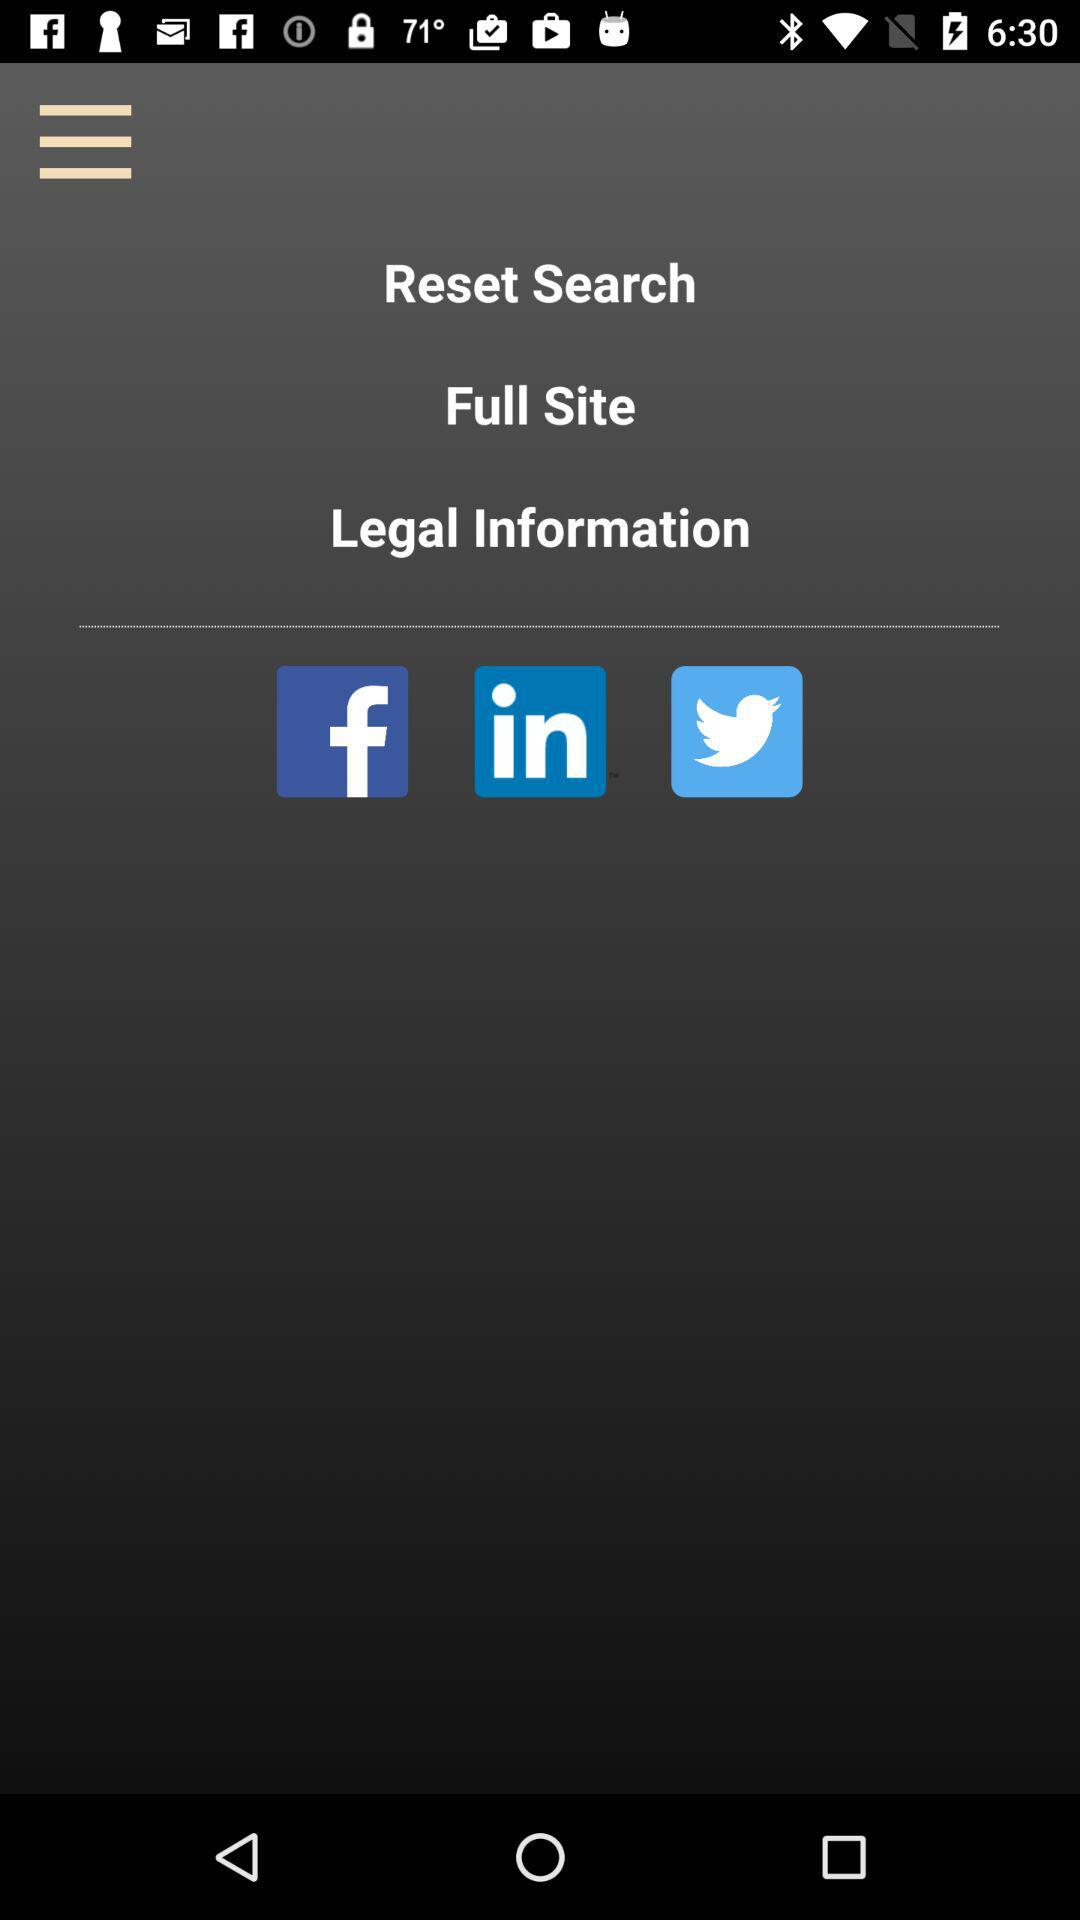 This screenshot has height=1920, width=1080. I want to click on twitter selection, so click(736, 730).